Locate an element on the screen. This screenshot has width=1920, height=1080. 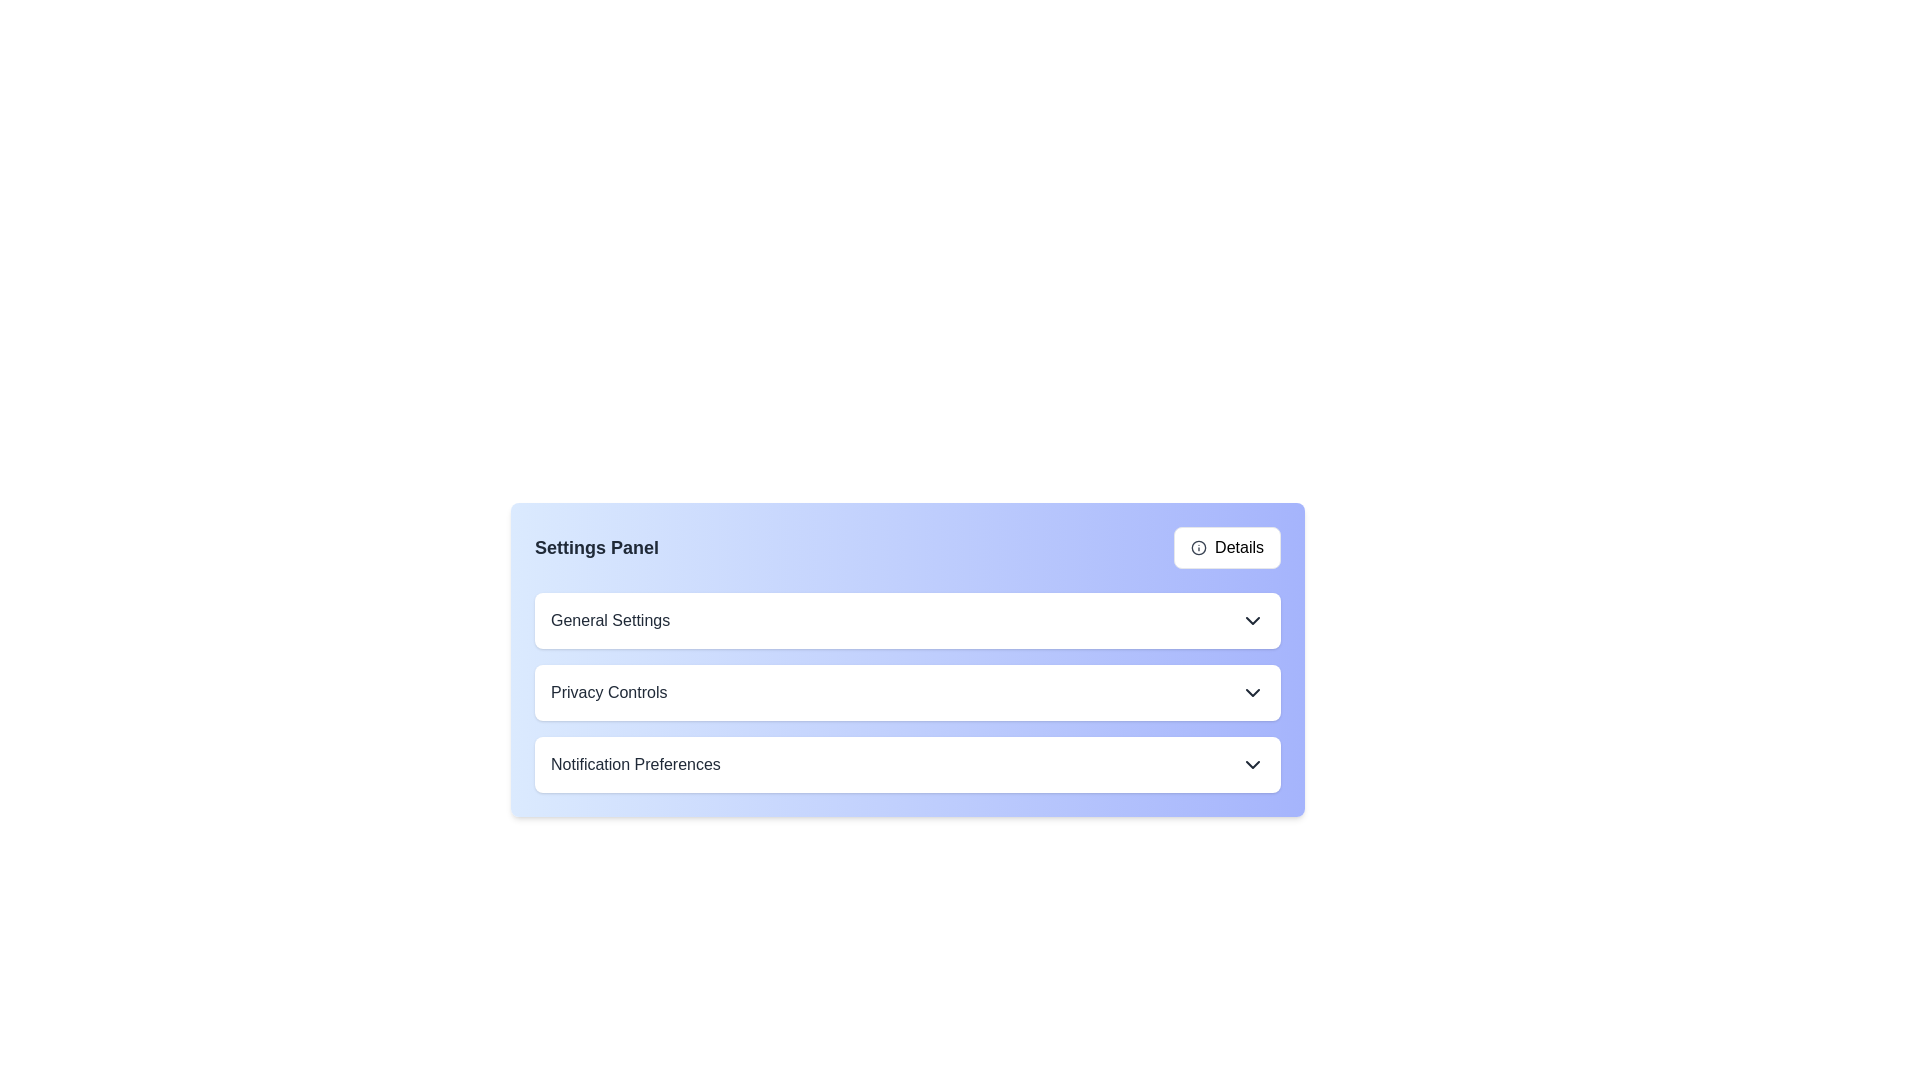
the 'Privacy Controls' dropdown menu is located at coordinates (906, 692).